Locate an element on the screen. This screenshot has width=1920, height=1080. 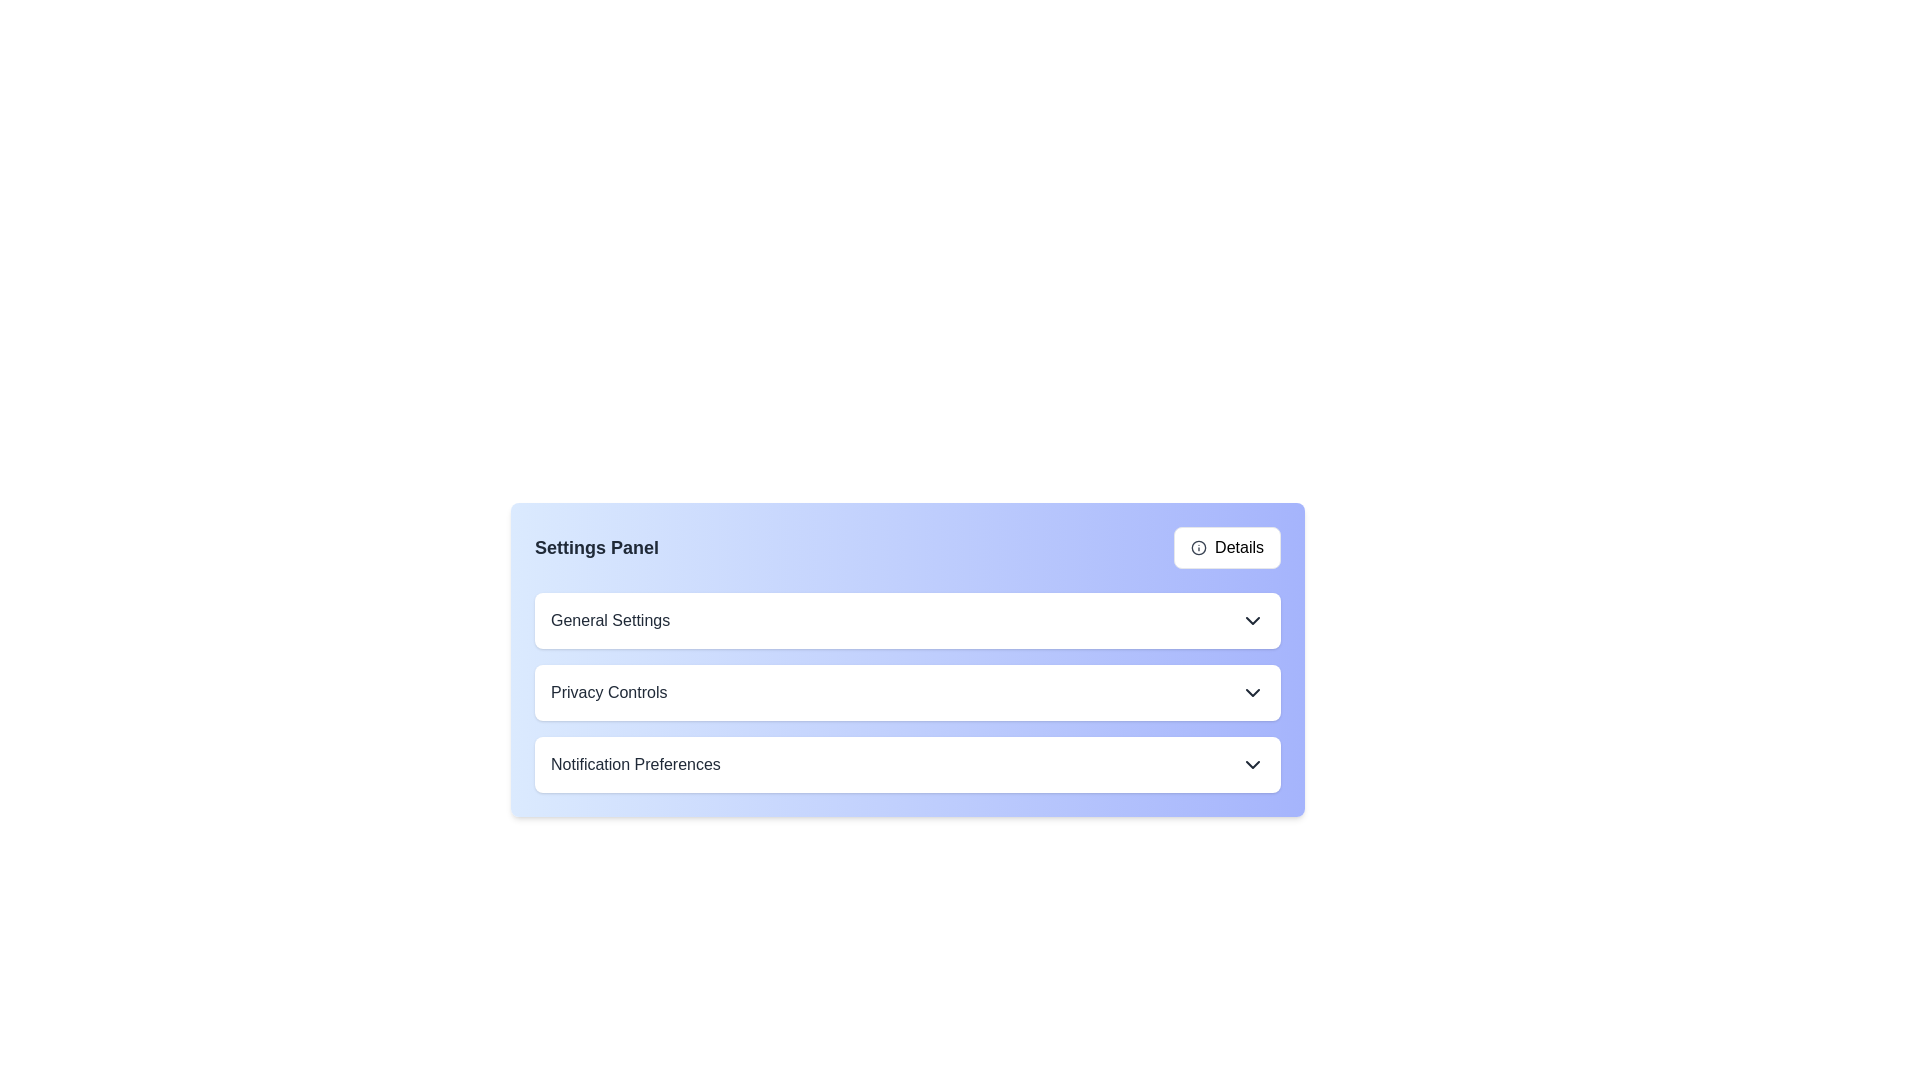
the 'Privacy Controls' dropdown menu is located at coordinates (906, 692).